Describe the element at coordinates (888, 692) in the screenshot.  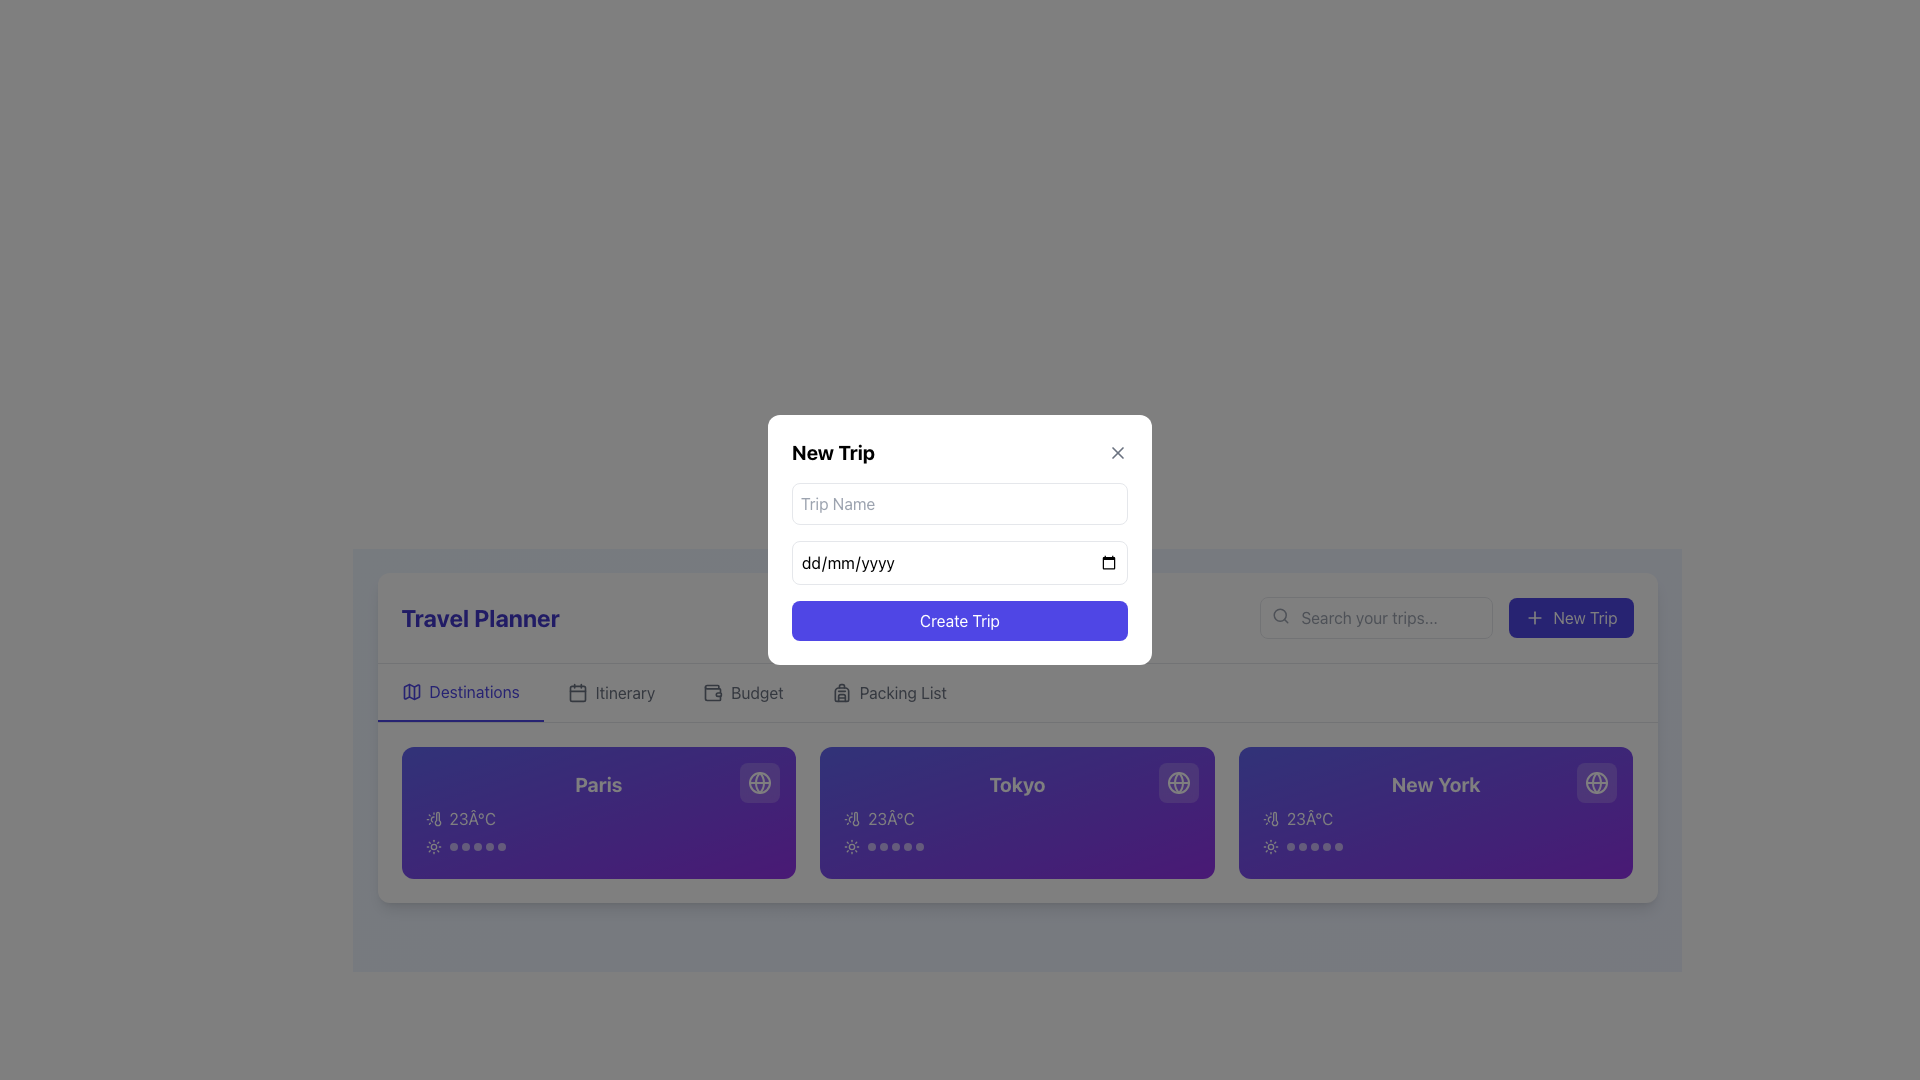
I see `the interactive button in the horizontal menu bar below the 'Travel Planner' panel` at that location.